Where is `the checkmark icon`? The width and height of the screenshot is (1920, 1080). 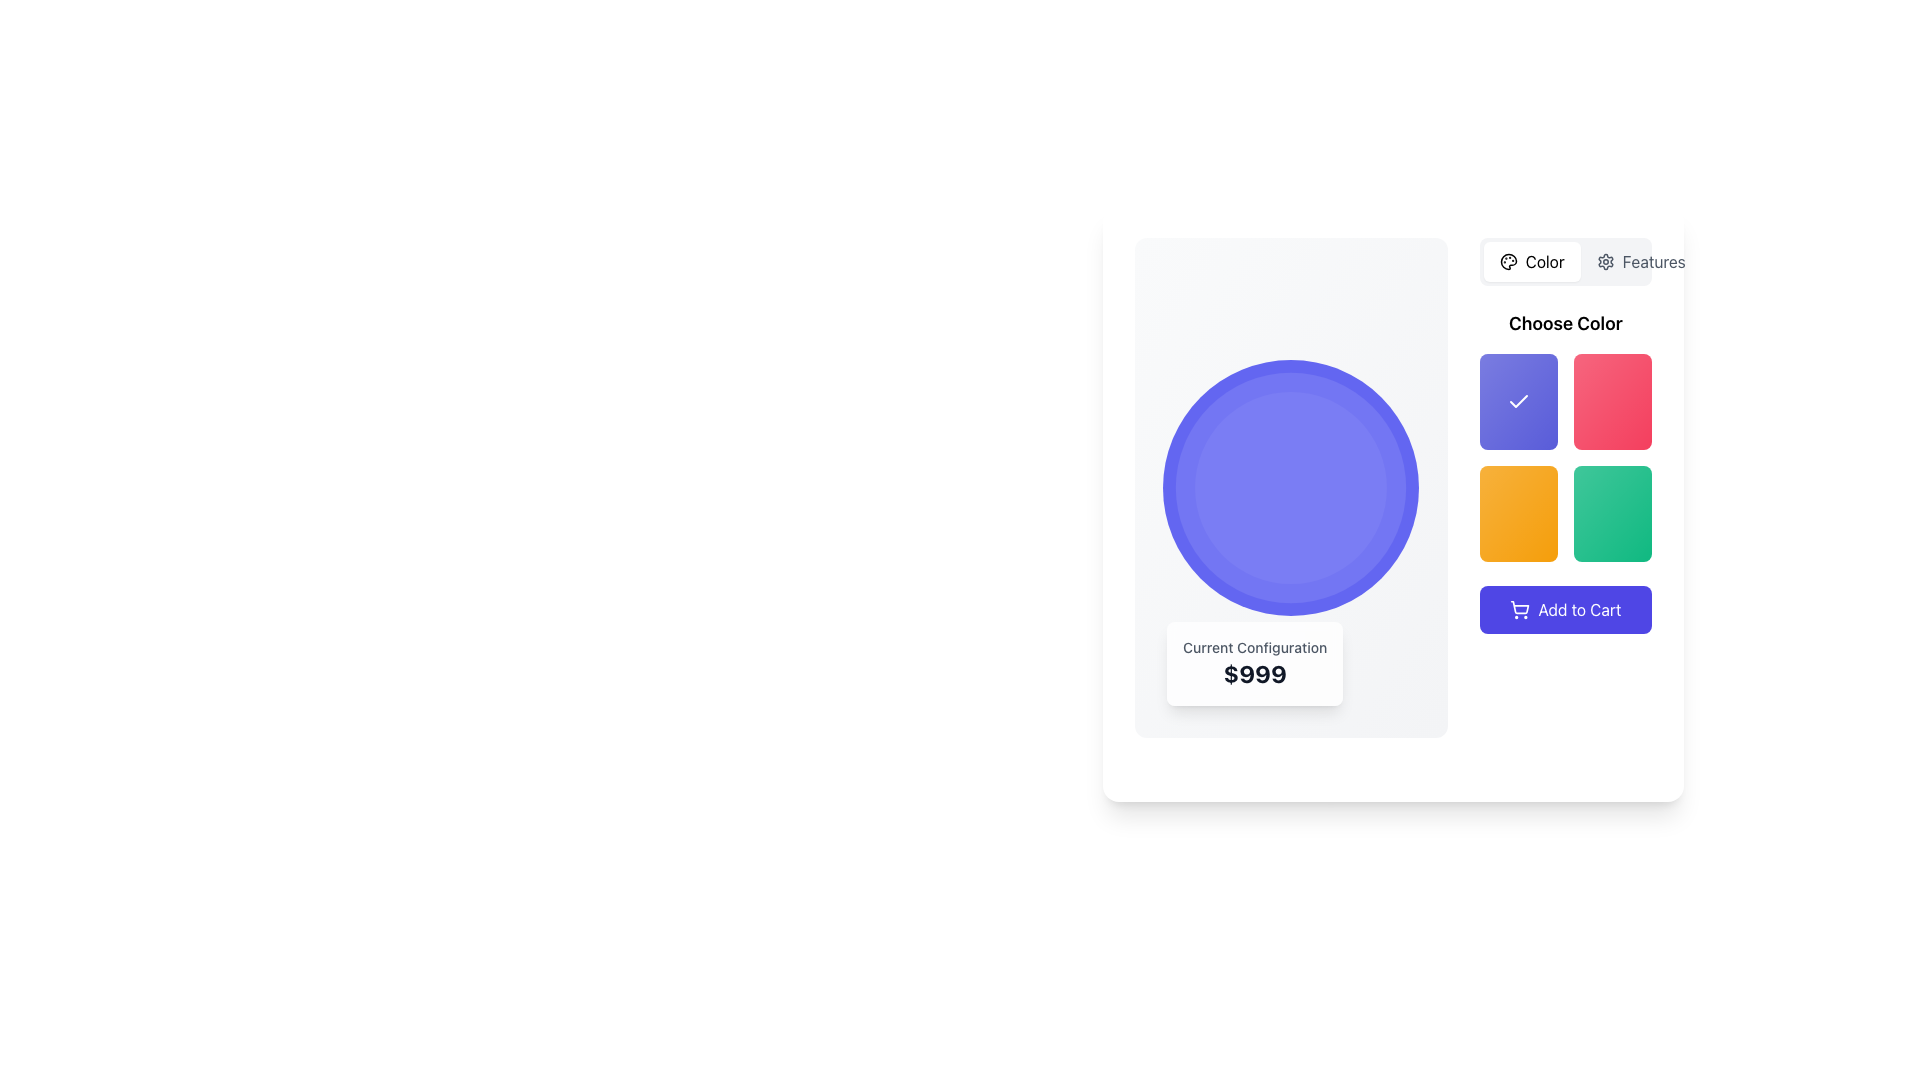
the checkmark icon is located at coordinates (1518, 401).